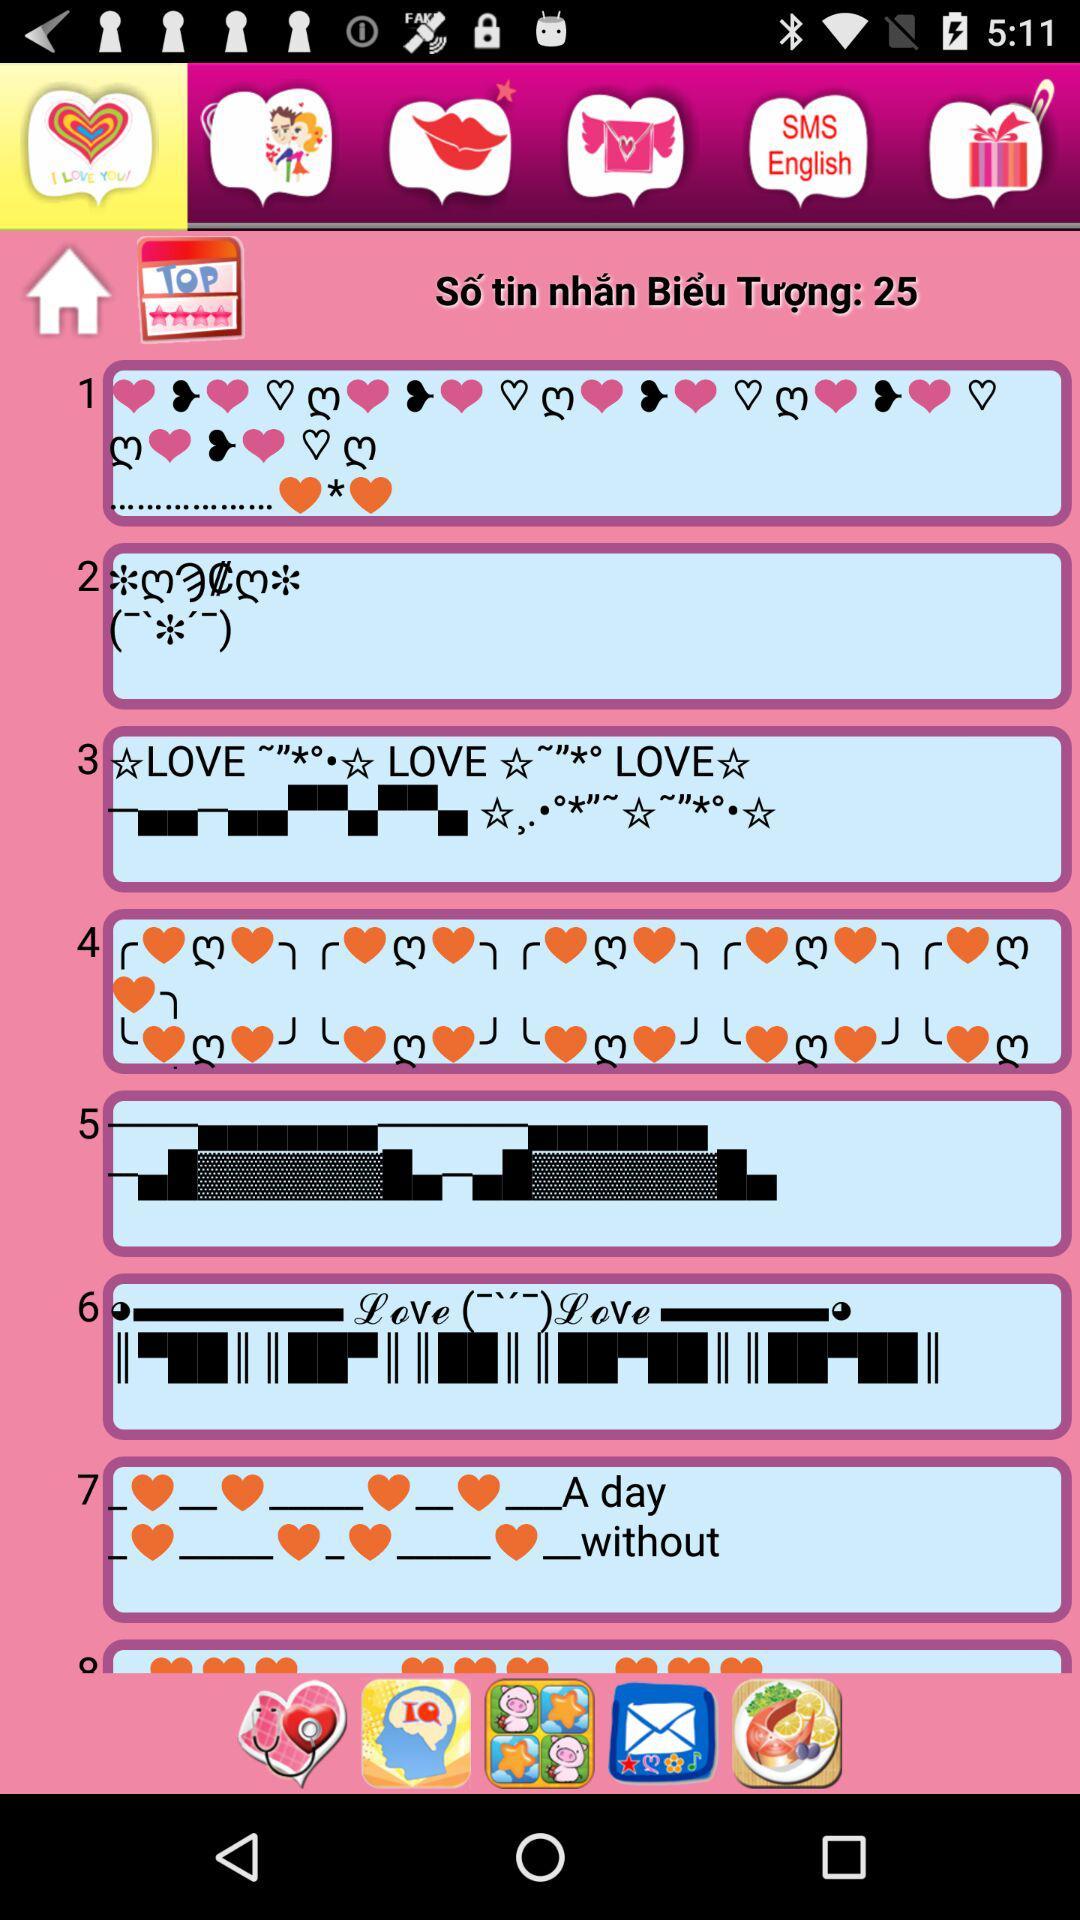  What do you see at coordinates (54, 623) in the screenshot?
I see `2` at bounding box center [54, 623].